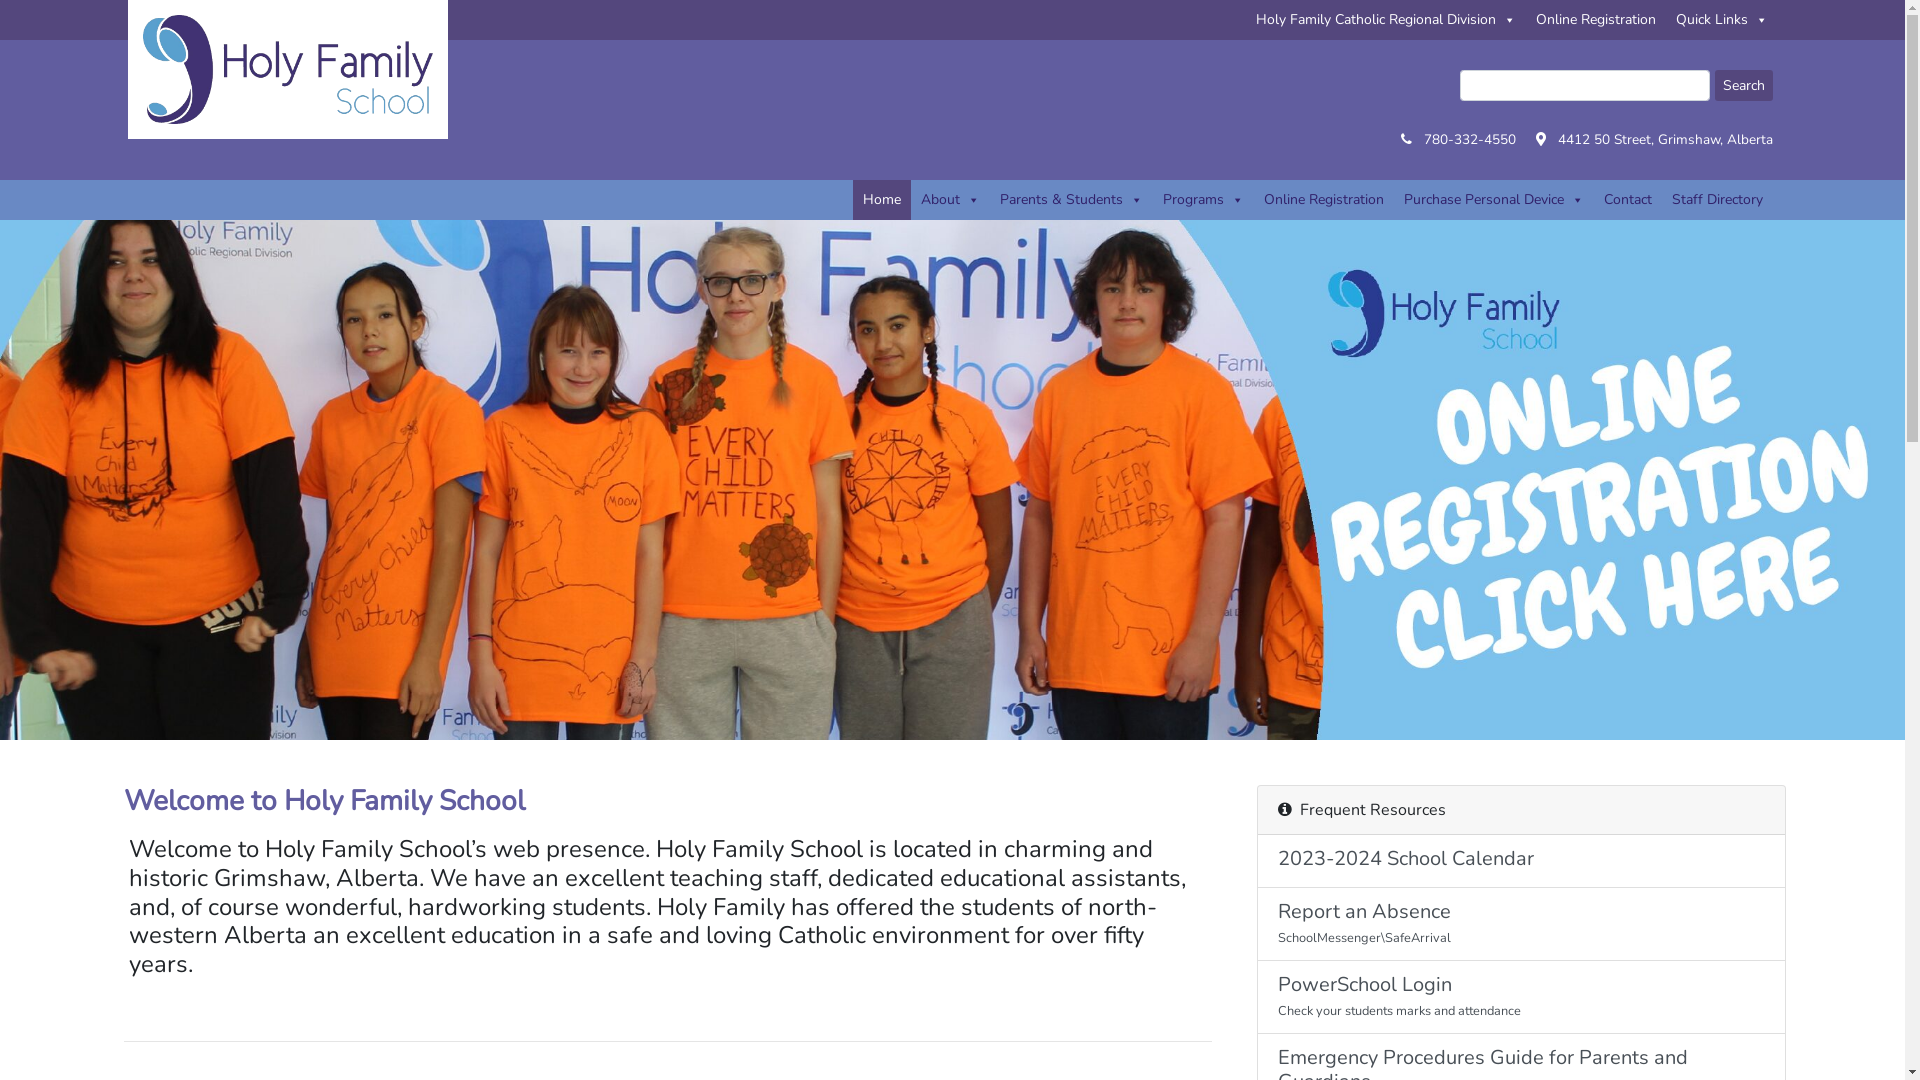 This screenshot has height=1080, width=1920. What do you see at coordinates (1520, 924) in the screenshot?
I see `'Report an Absence` at bounding box center [1520, 924].